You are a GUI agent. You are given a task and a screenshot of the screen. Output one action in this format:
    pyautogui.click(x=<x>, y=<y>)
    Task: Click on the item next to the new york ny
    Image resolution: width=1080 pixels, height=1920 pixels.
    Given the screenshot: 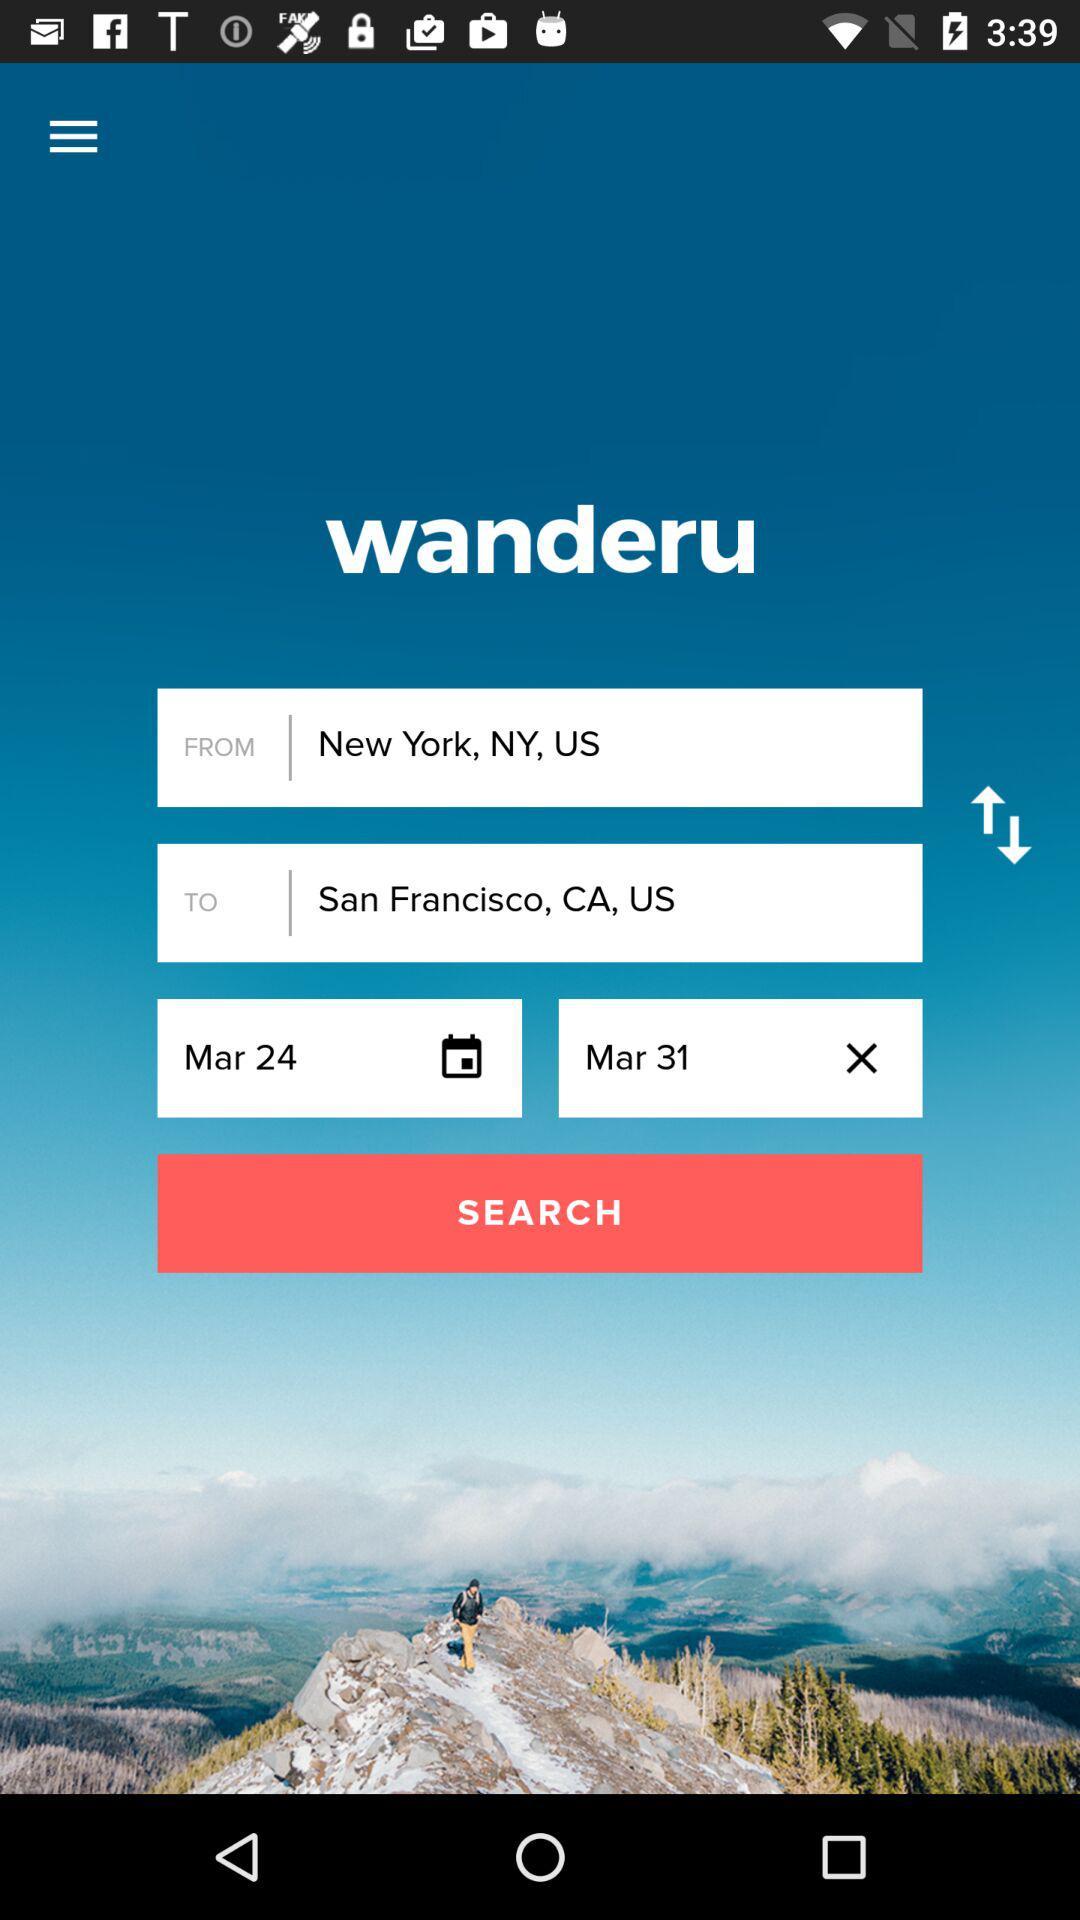 What is the action you would take?
    pyautogui.click(x=1001, y=825)
    